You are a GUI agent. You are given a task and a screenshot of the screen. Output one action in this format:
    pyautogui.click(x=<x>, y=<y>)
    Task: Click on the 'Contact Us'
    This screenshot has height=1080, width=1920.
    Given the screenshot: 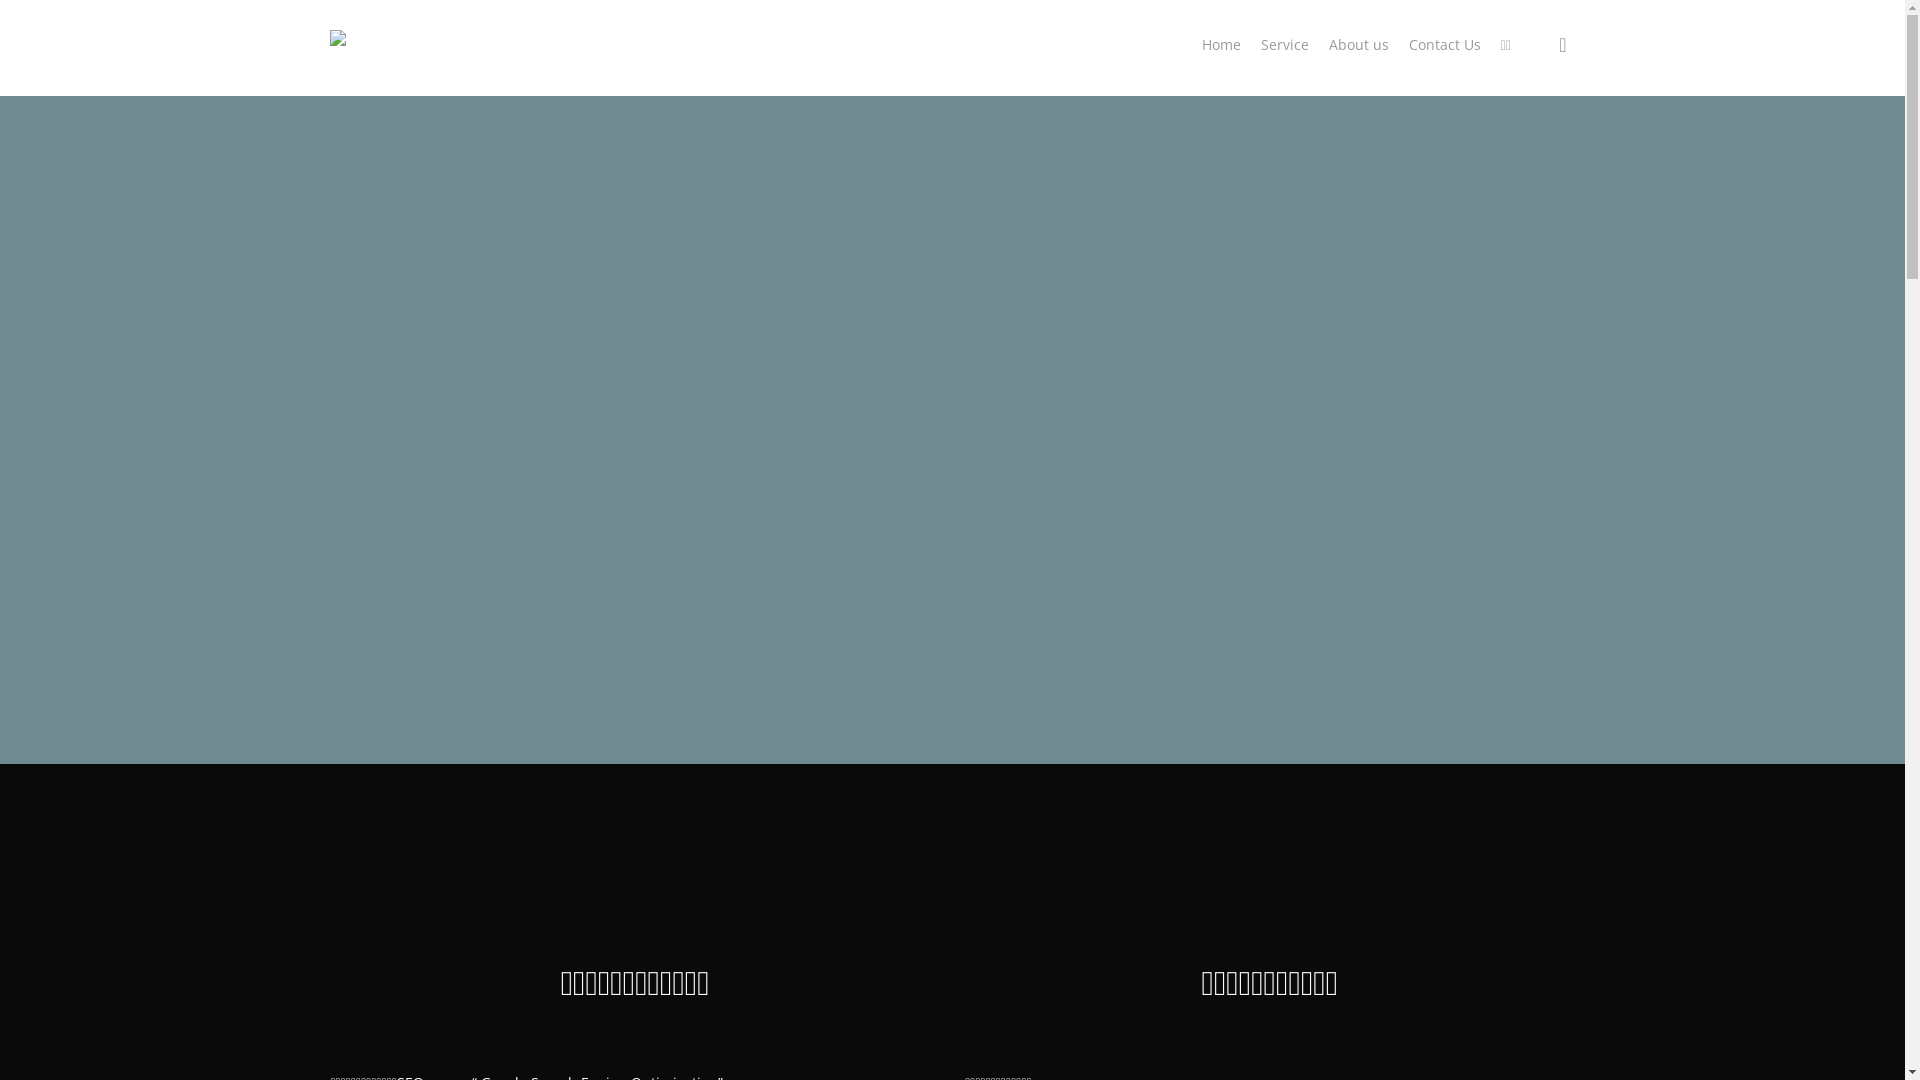 What is the action you would take?
    pyautogui.click(x=1444, y=45)
    